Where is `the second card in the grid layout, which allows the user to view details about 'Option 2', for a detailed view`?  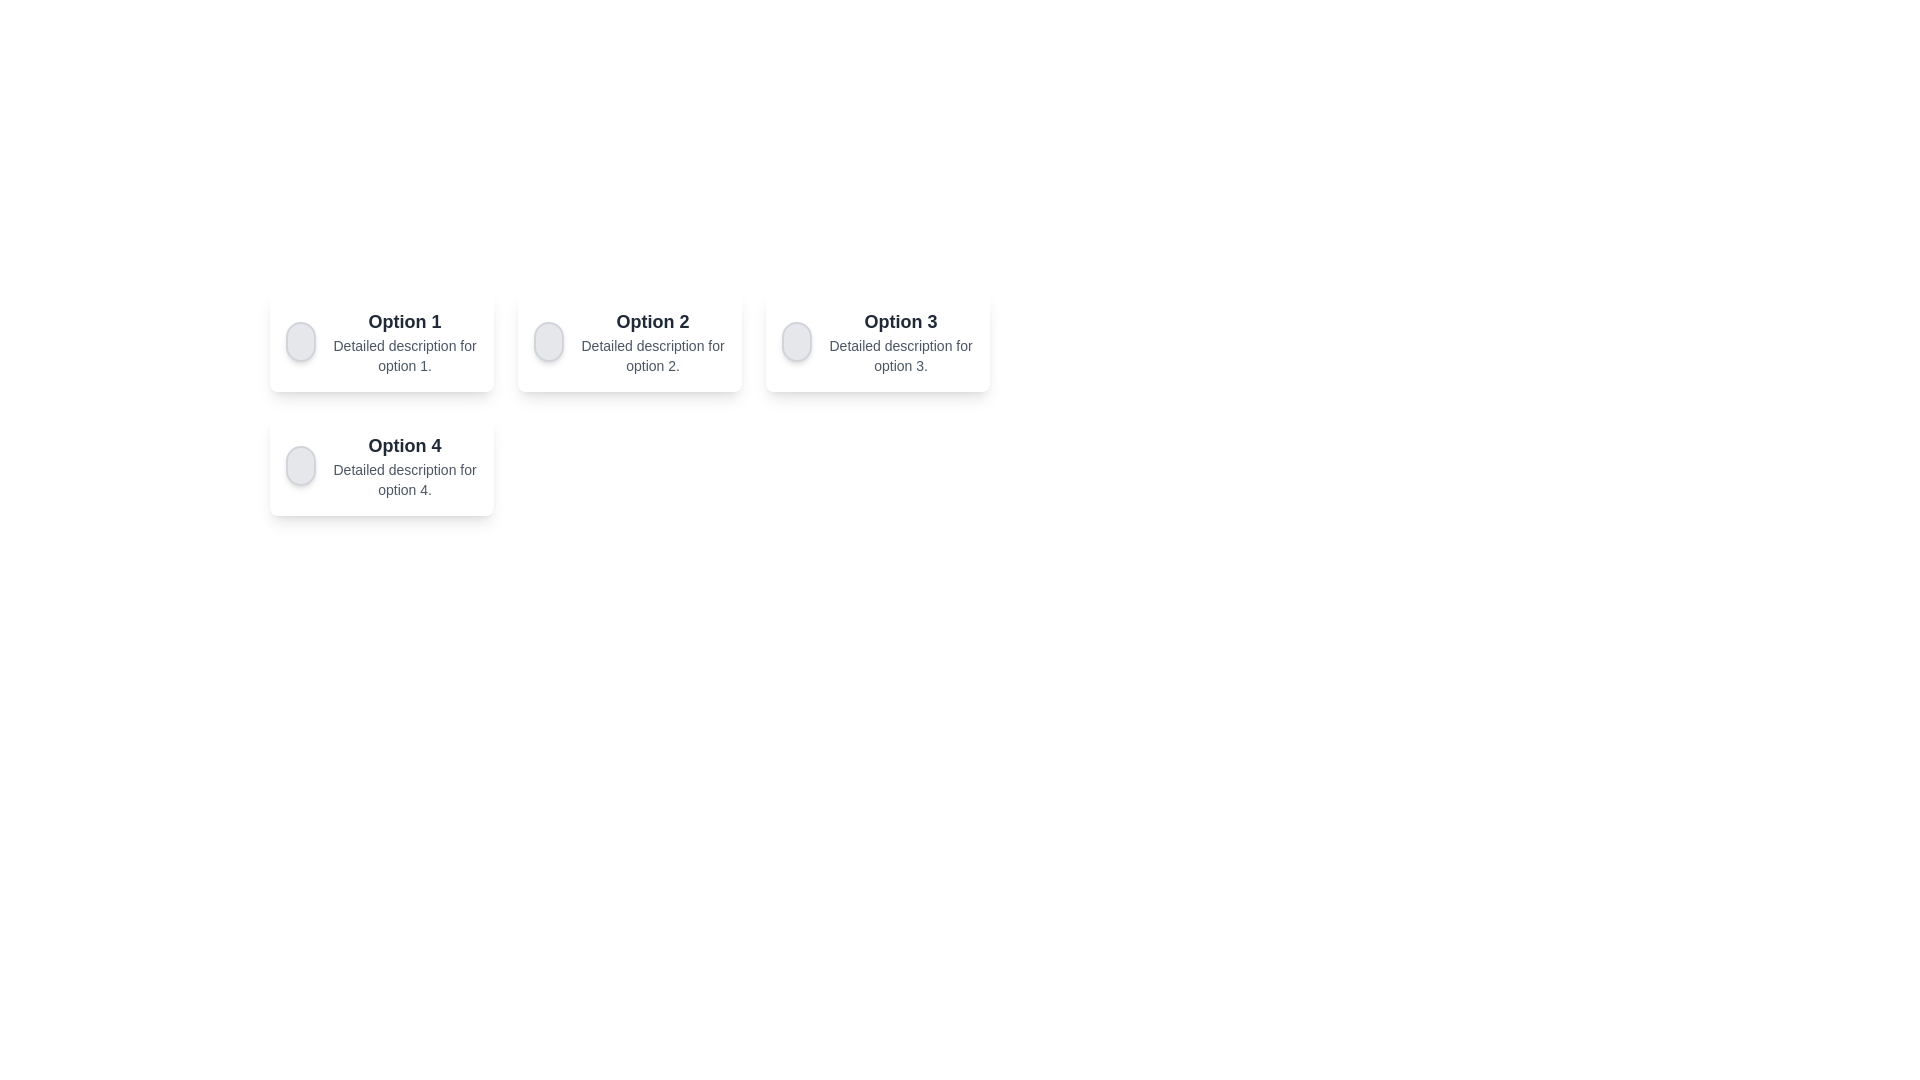
the second card in the grid layout, which allows the user to view details about 'Option 2', for a detailed view is located at coordinates (628, 341).